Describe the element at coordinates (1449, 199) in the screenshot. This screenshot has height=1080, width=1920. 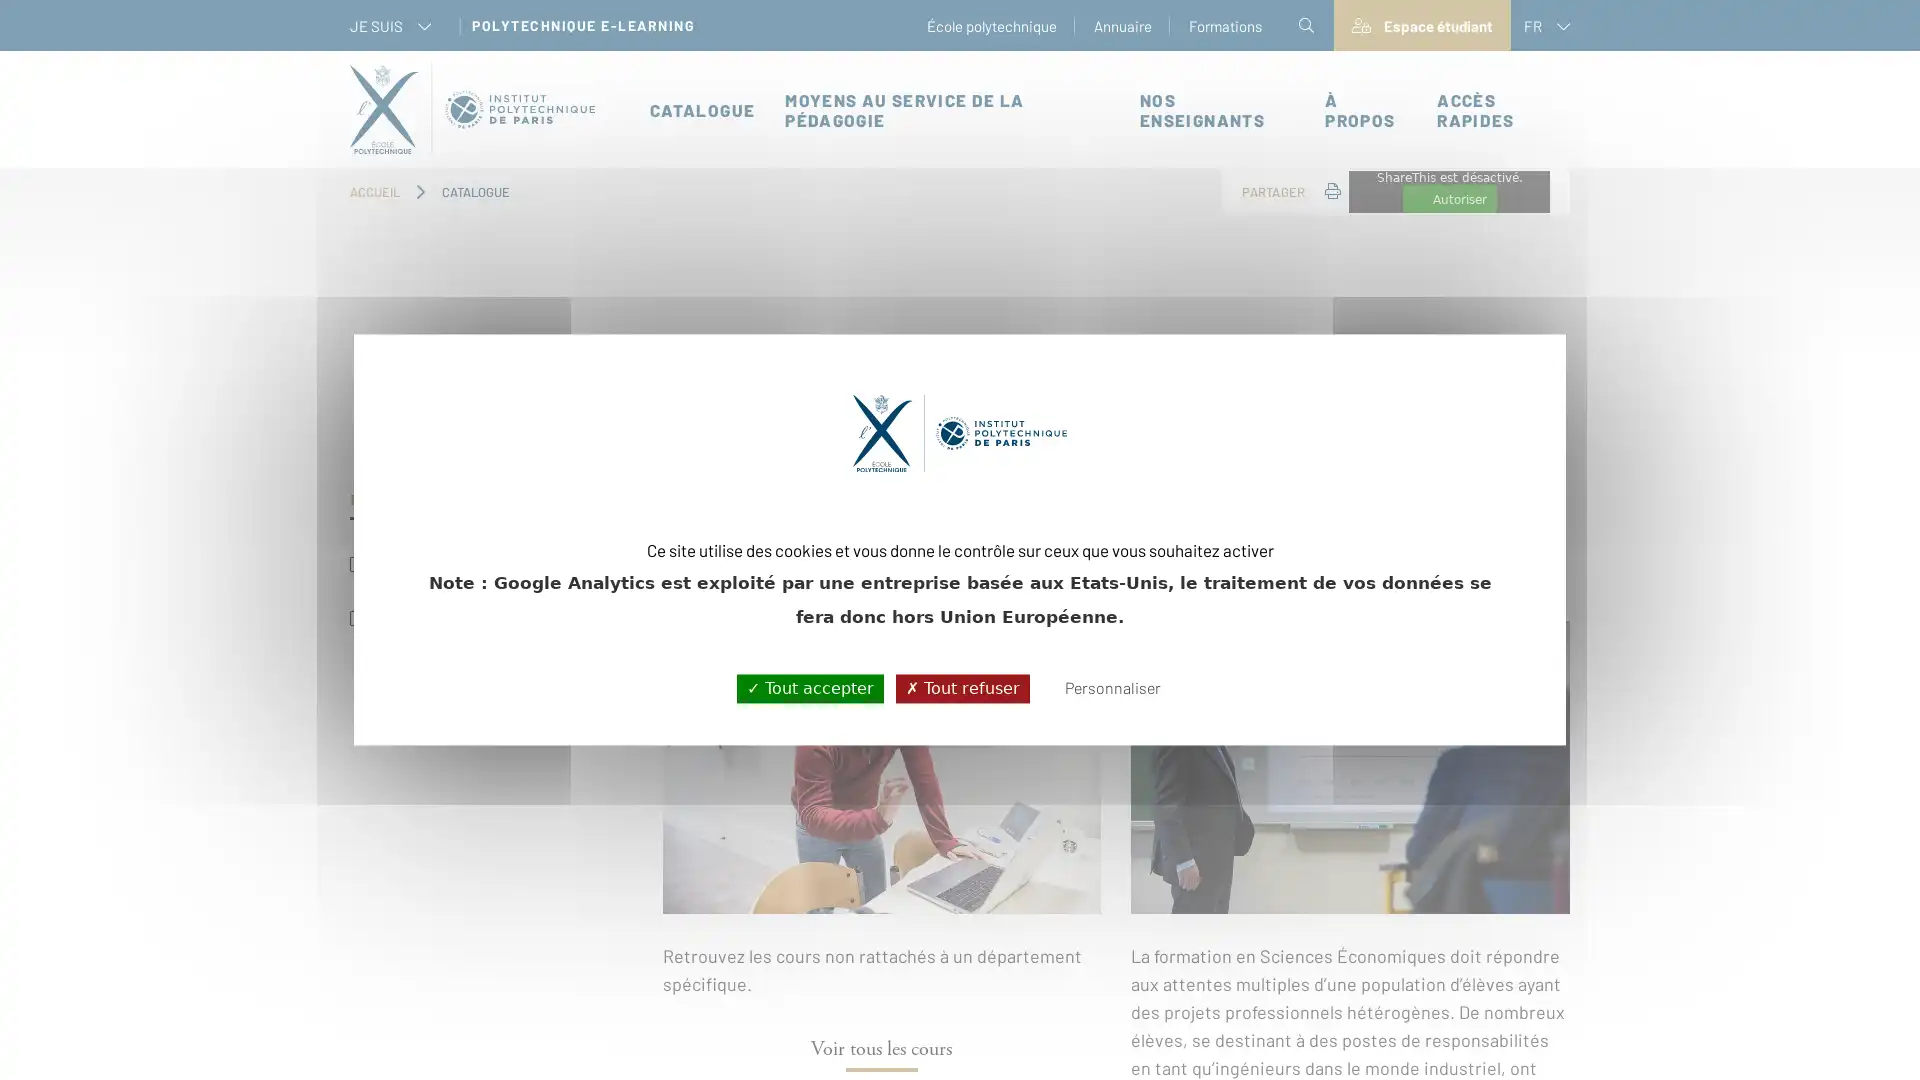
I see `Autoriser` at that location.